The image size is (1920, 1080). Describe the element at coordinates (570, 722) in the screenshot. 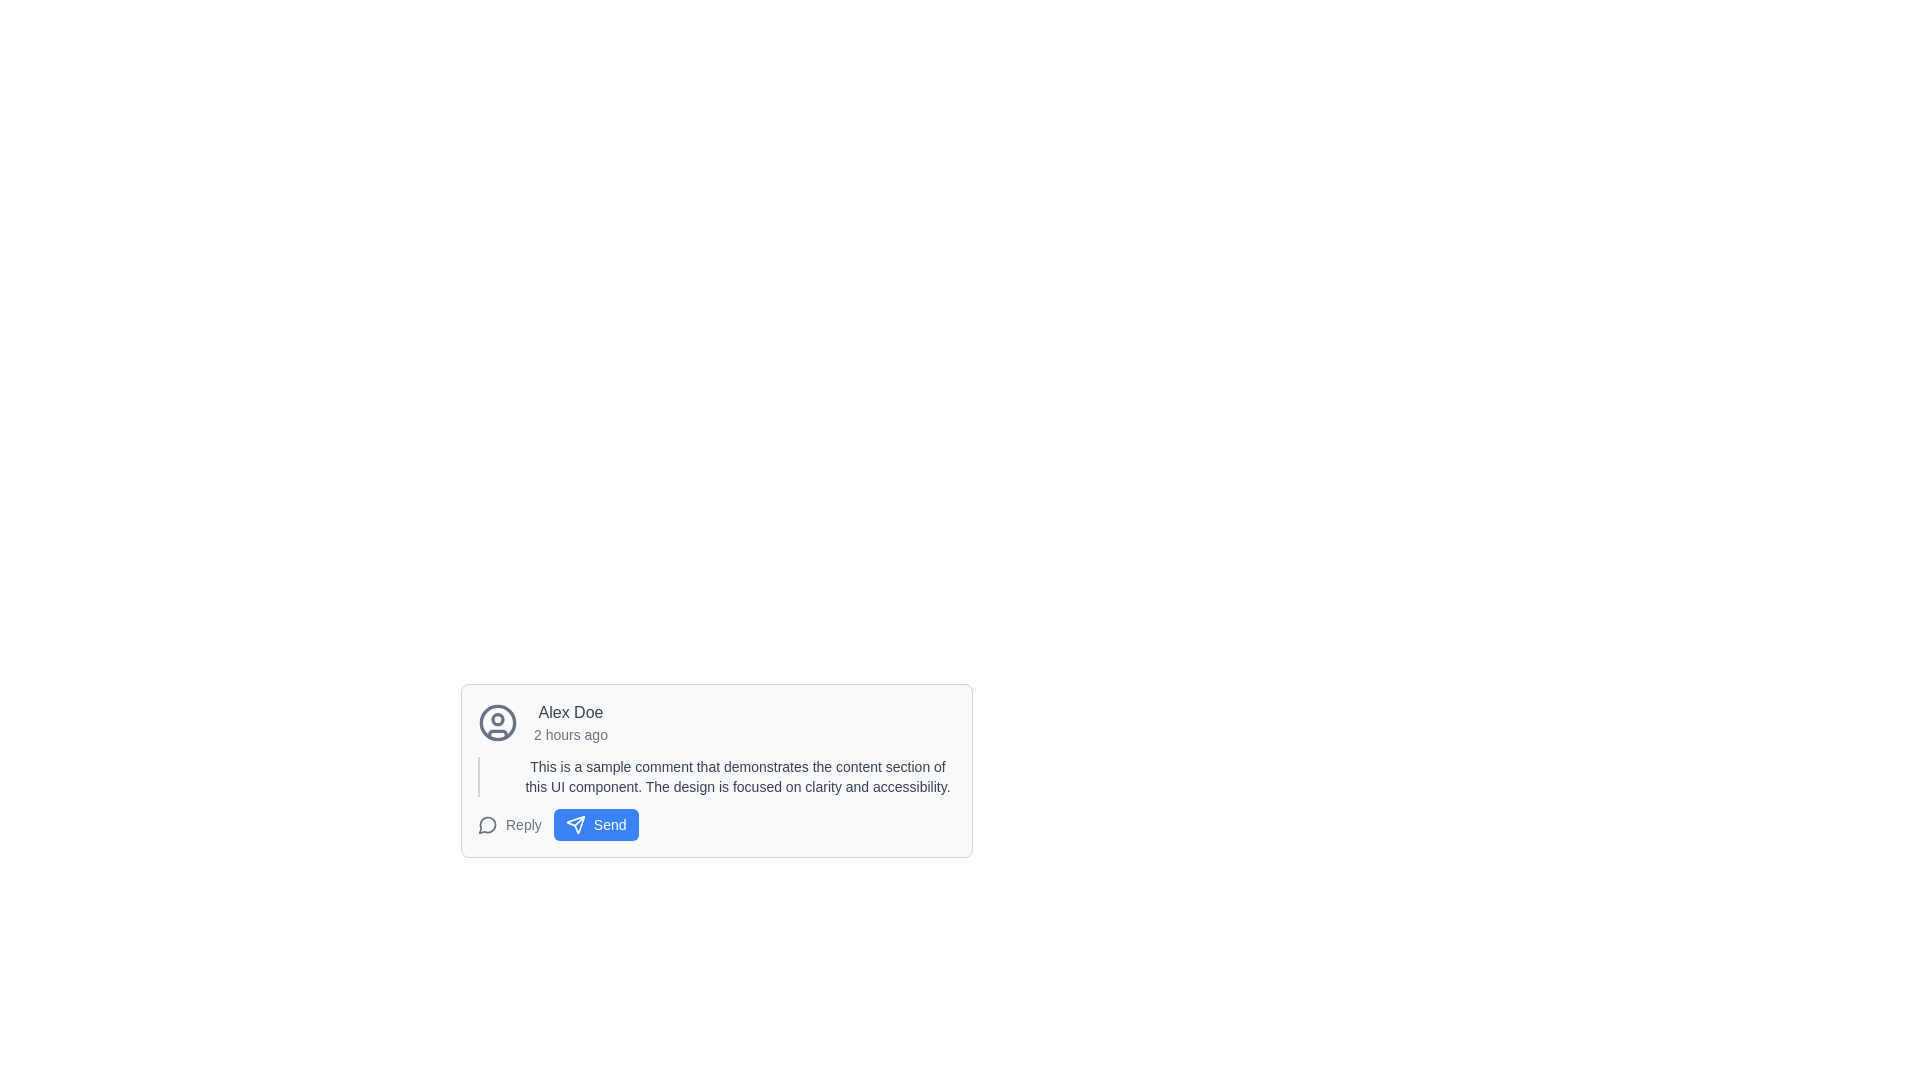

I see `the text block displaying 'Alex Doe' and '2 hours ago', which is located in the user profile section to the right of the avatar icon` at that location.